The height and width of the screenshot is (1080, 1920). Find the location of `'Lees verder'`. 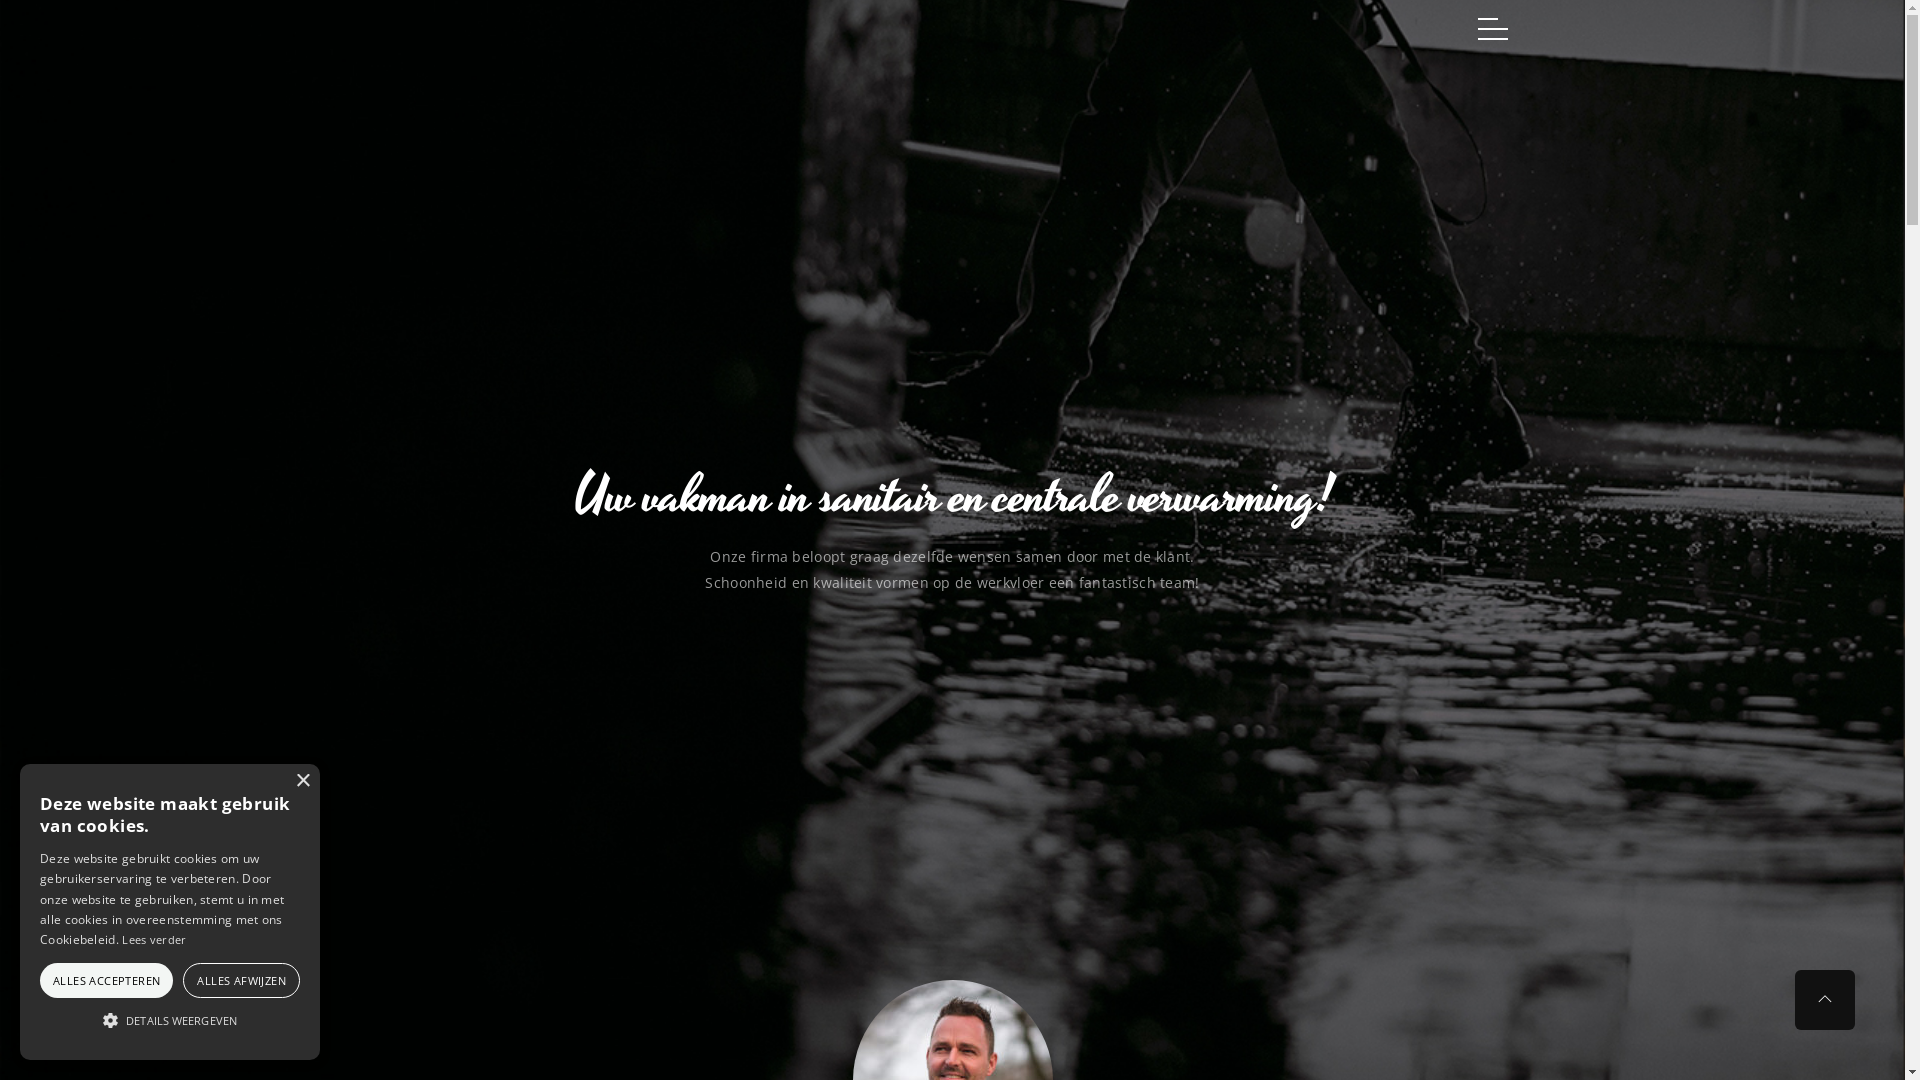

'Lees verder' is located at coordinates (152, 939).